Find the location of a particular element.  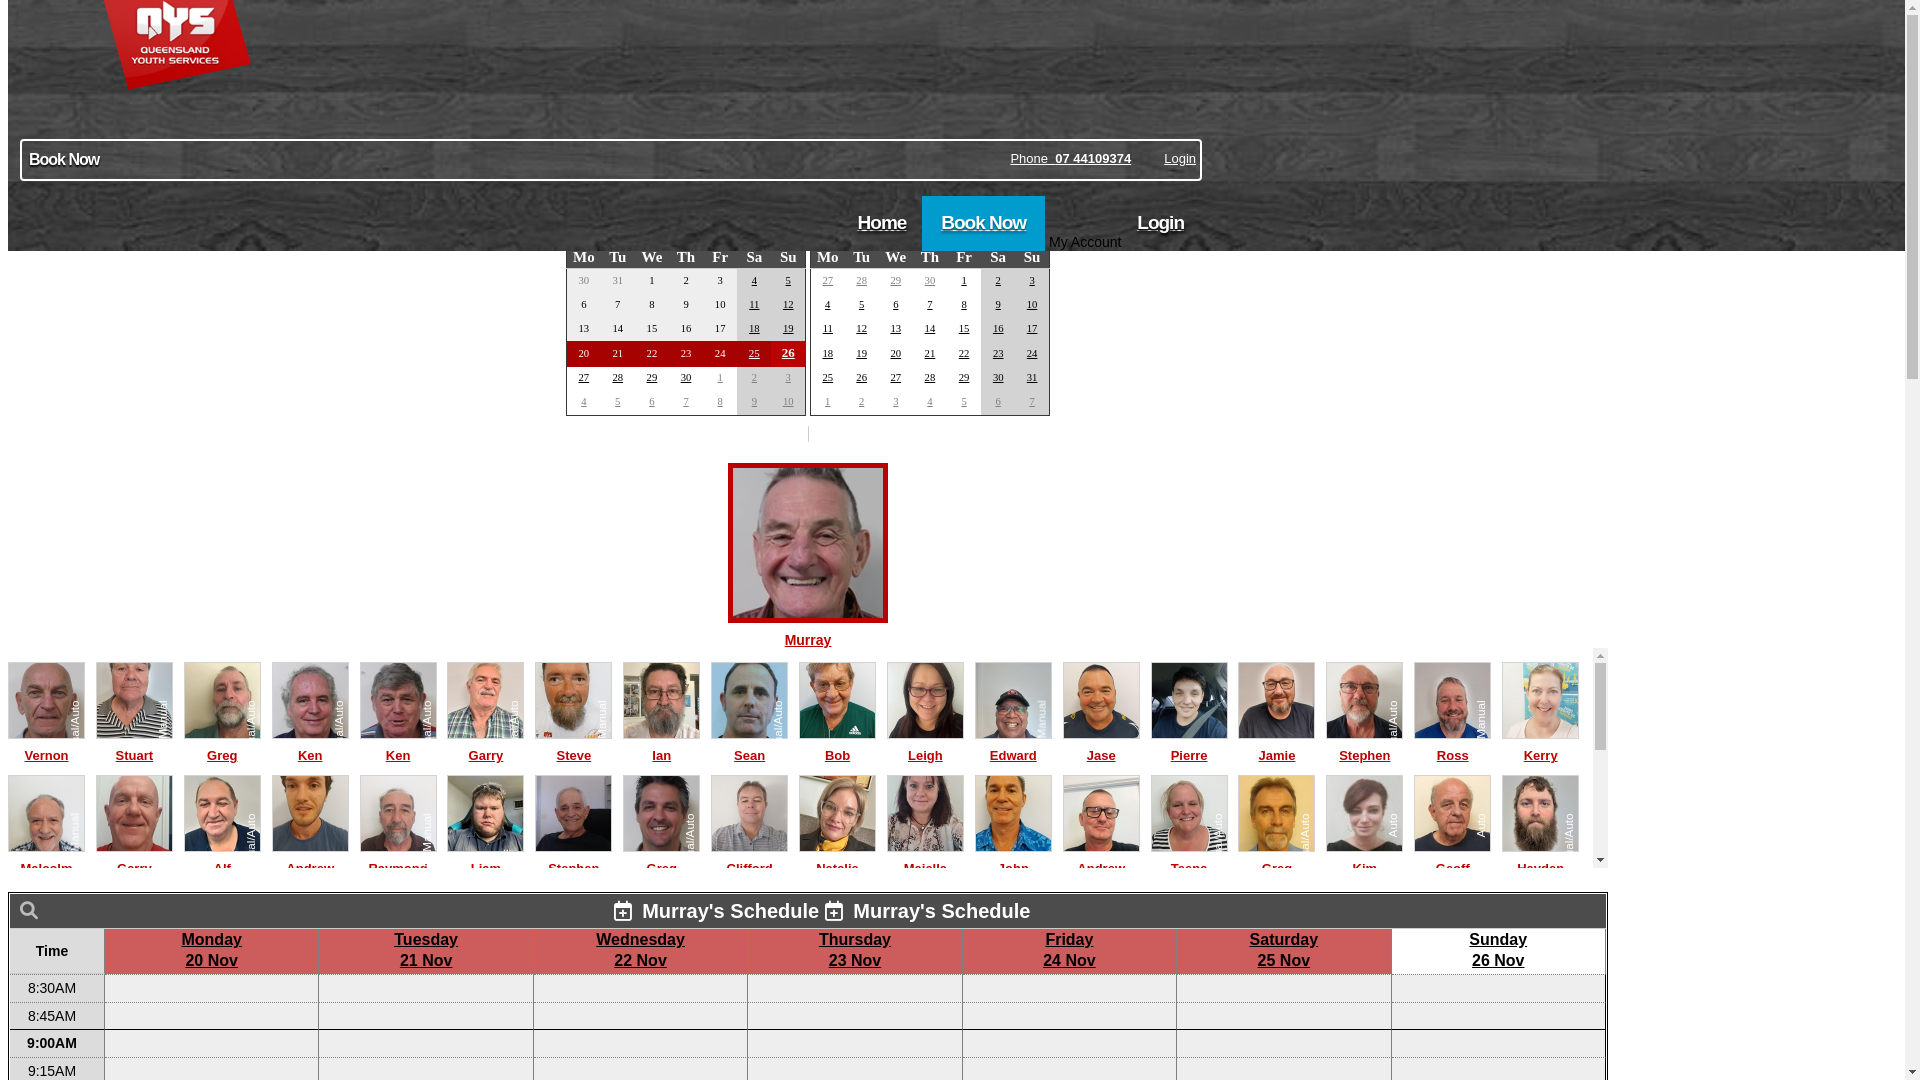

'27' is located at coordinates (827, 280).